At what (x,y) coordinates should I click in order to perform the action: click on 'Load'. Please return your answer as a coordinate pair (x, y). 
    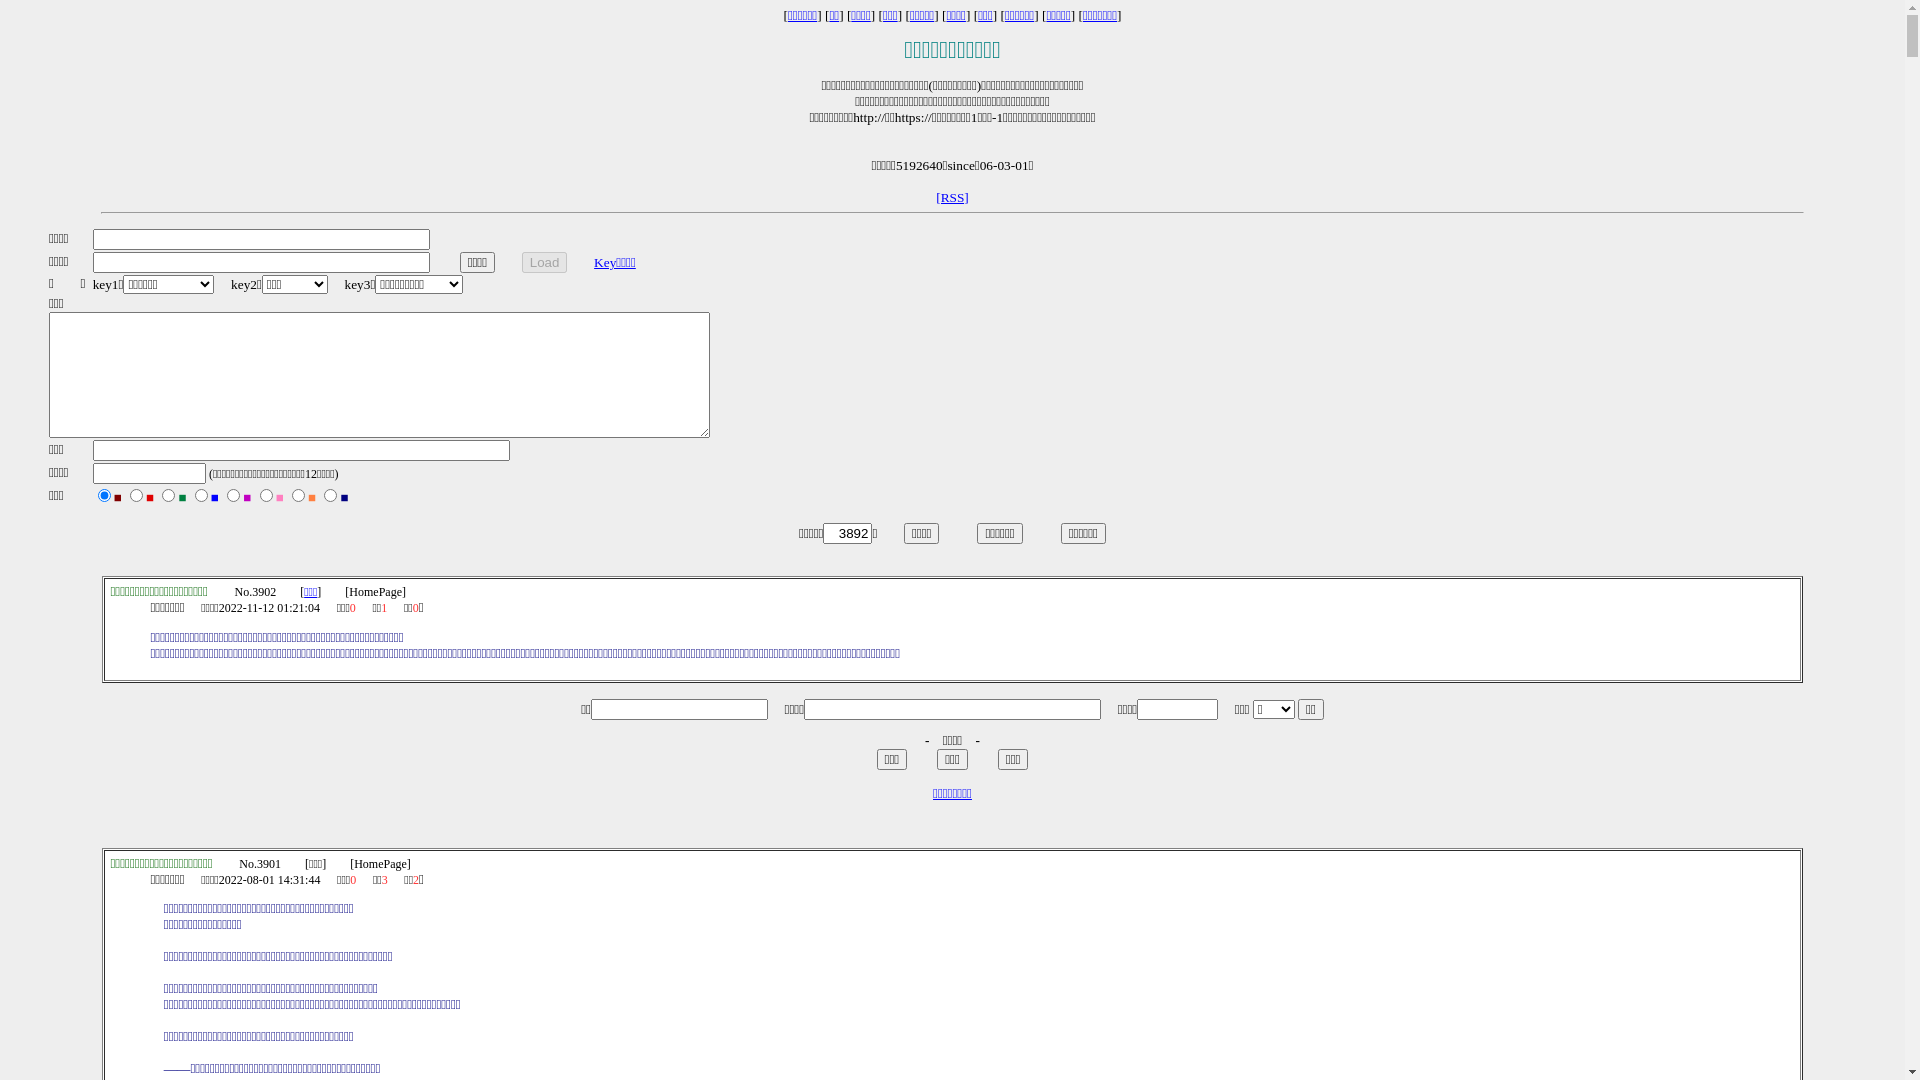
    Looking at the image, I should click on (522, 261).